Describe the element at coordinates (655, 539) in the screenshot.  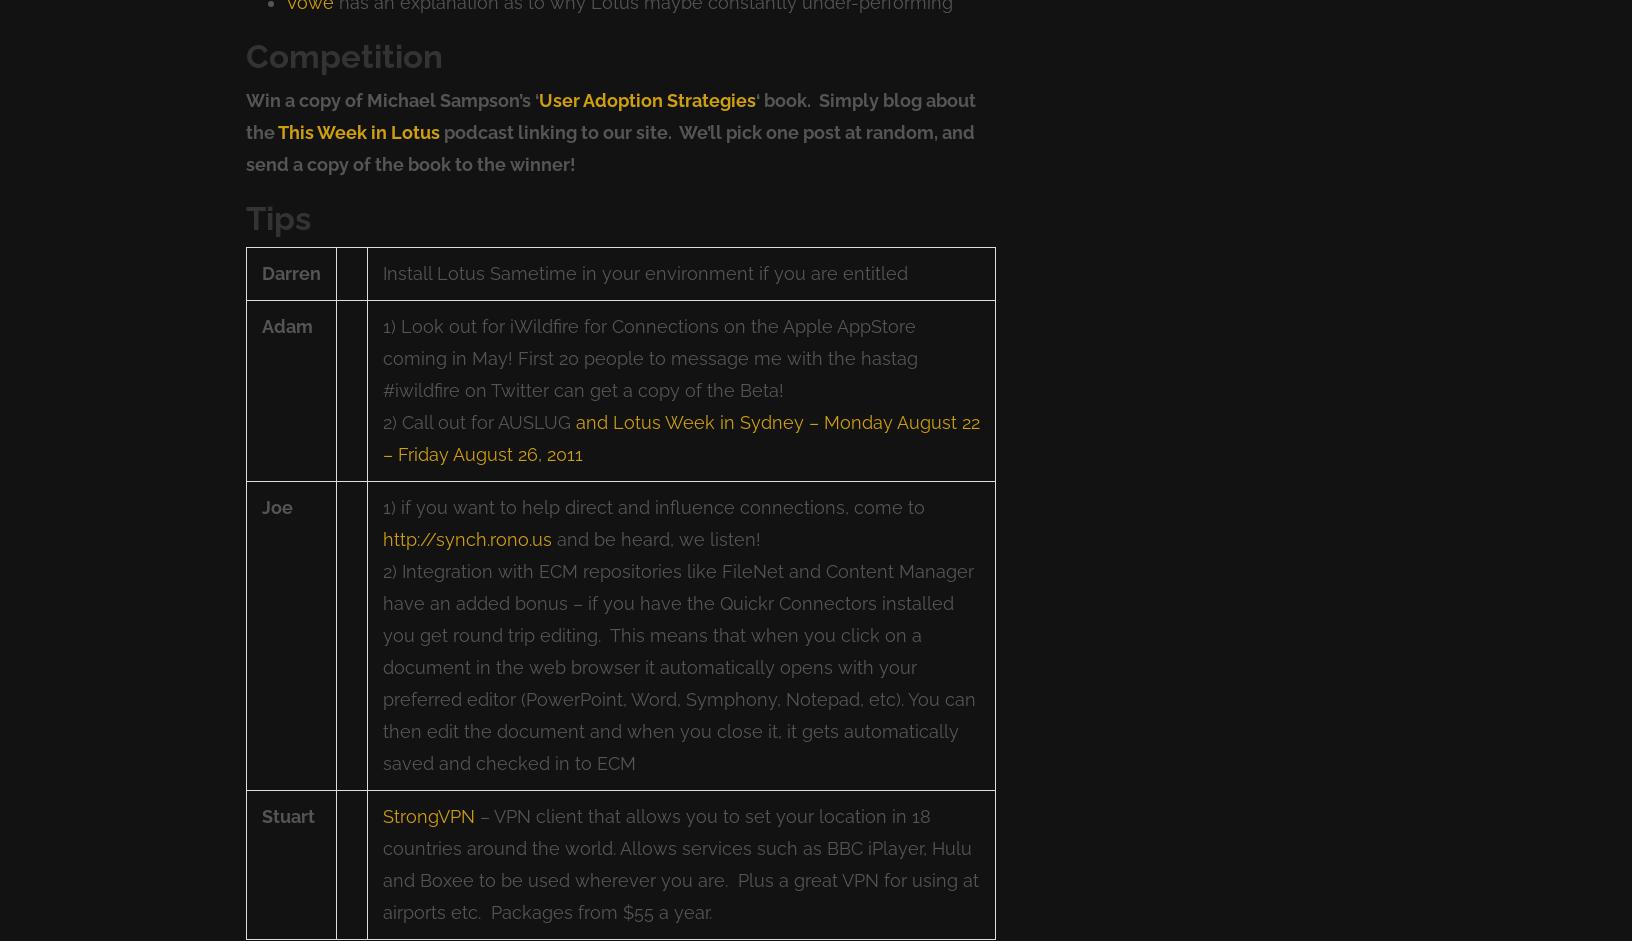
I see `'and be heard, we listen!'` at that location.